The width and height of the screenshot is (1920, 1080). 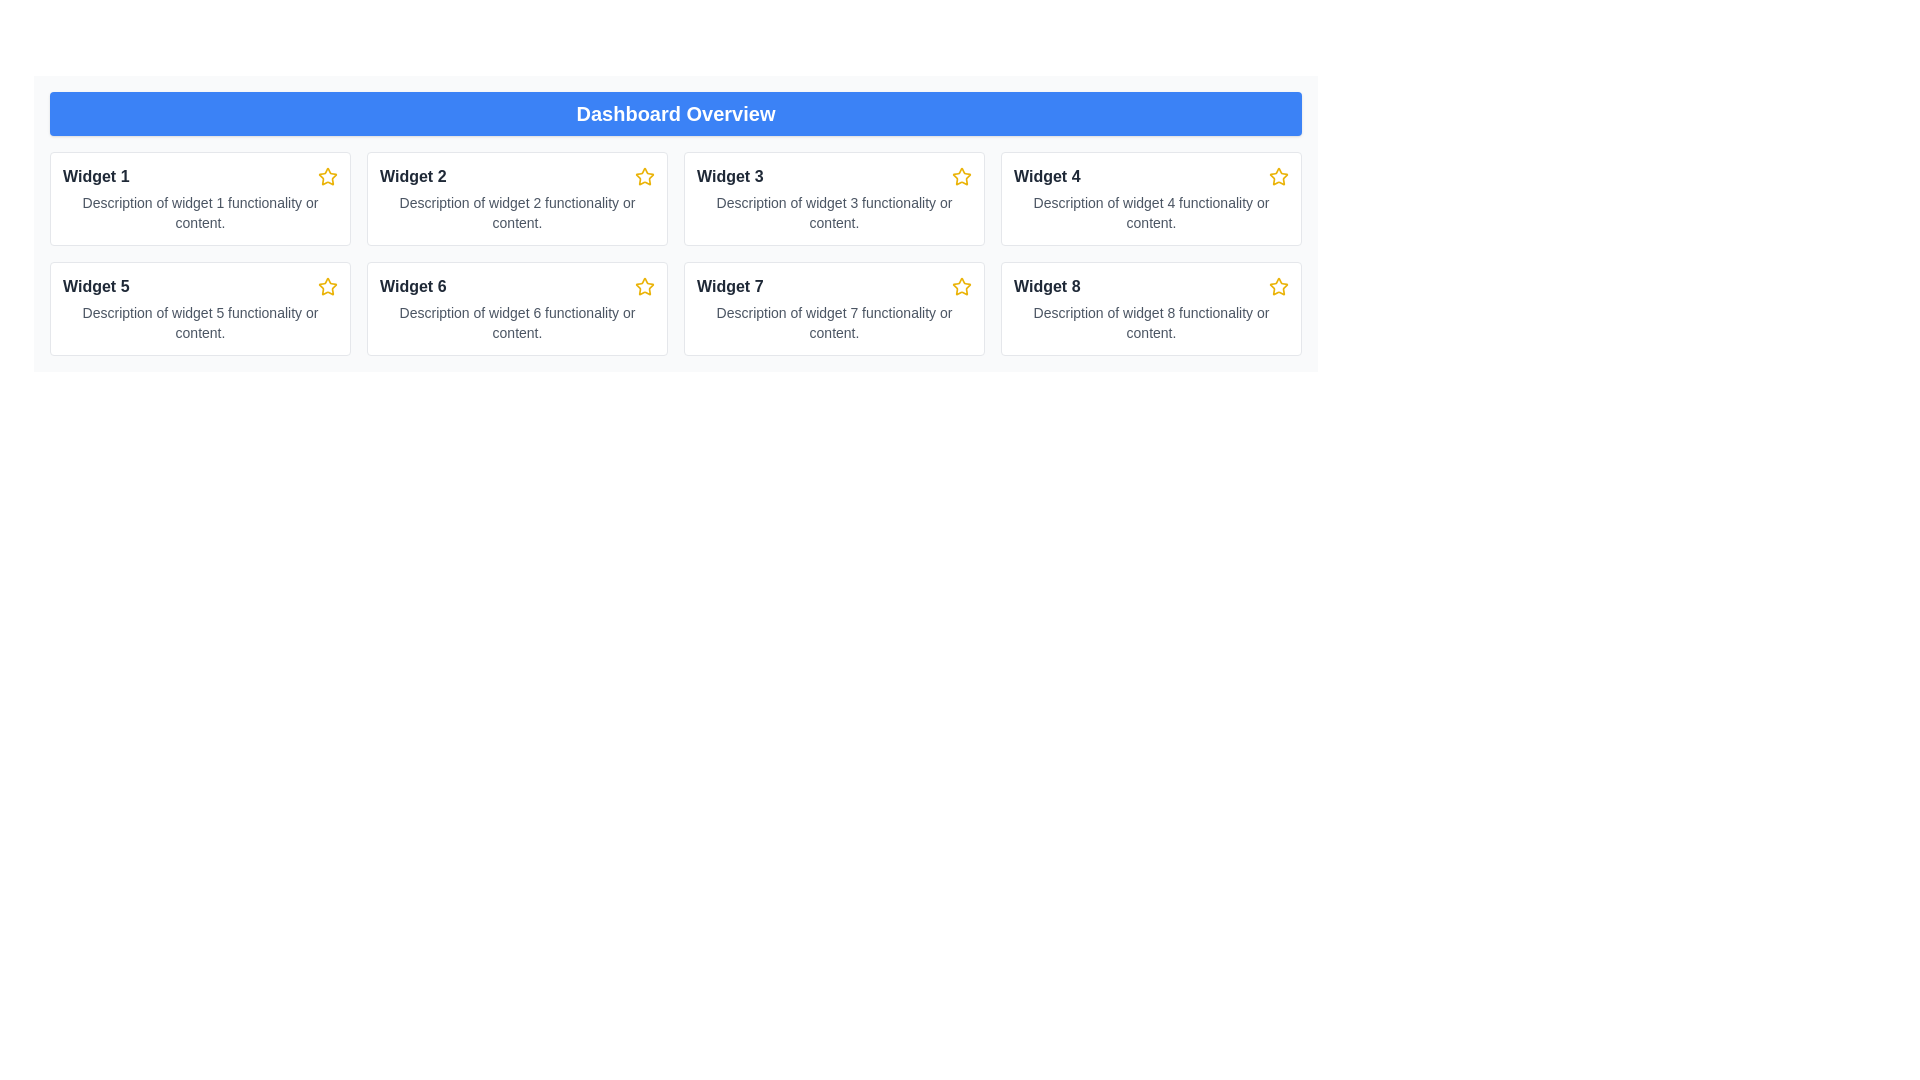 I want to click on the Banner header at the top of the dashboard, which serves as the title for the content below, so click(x=676, y=114).